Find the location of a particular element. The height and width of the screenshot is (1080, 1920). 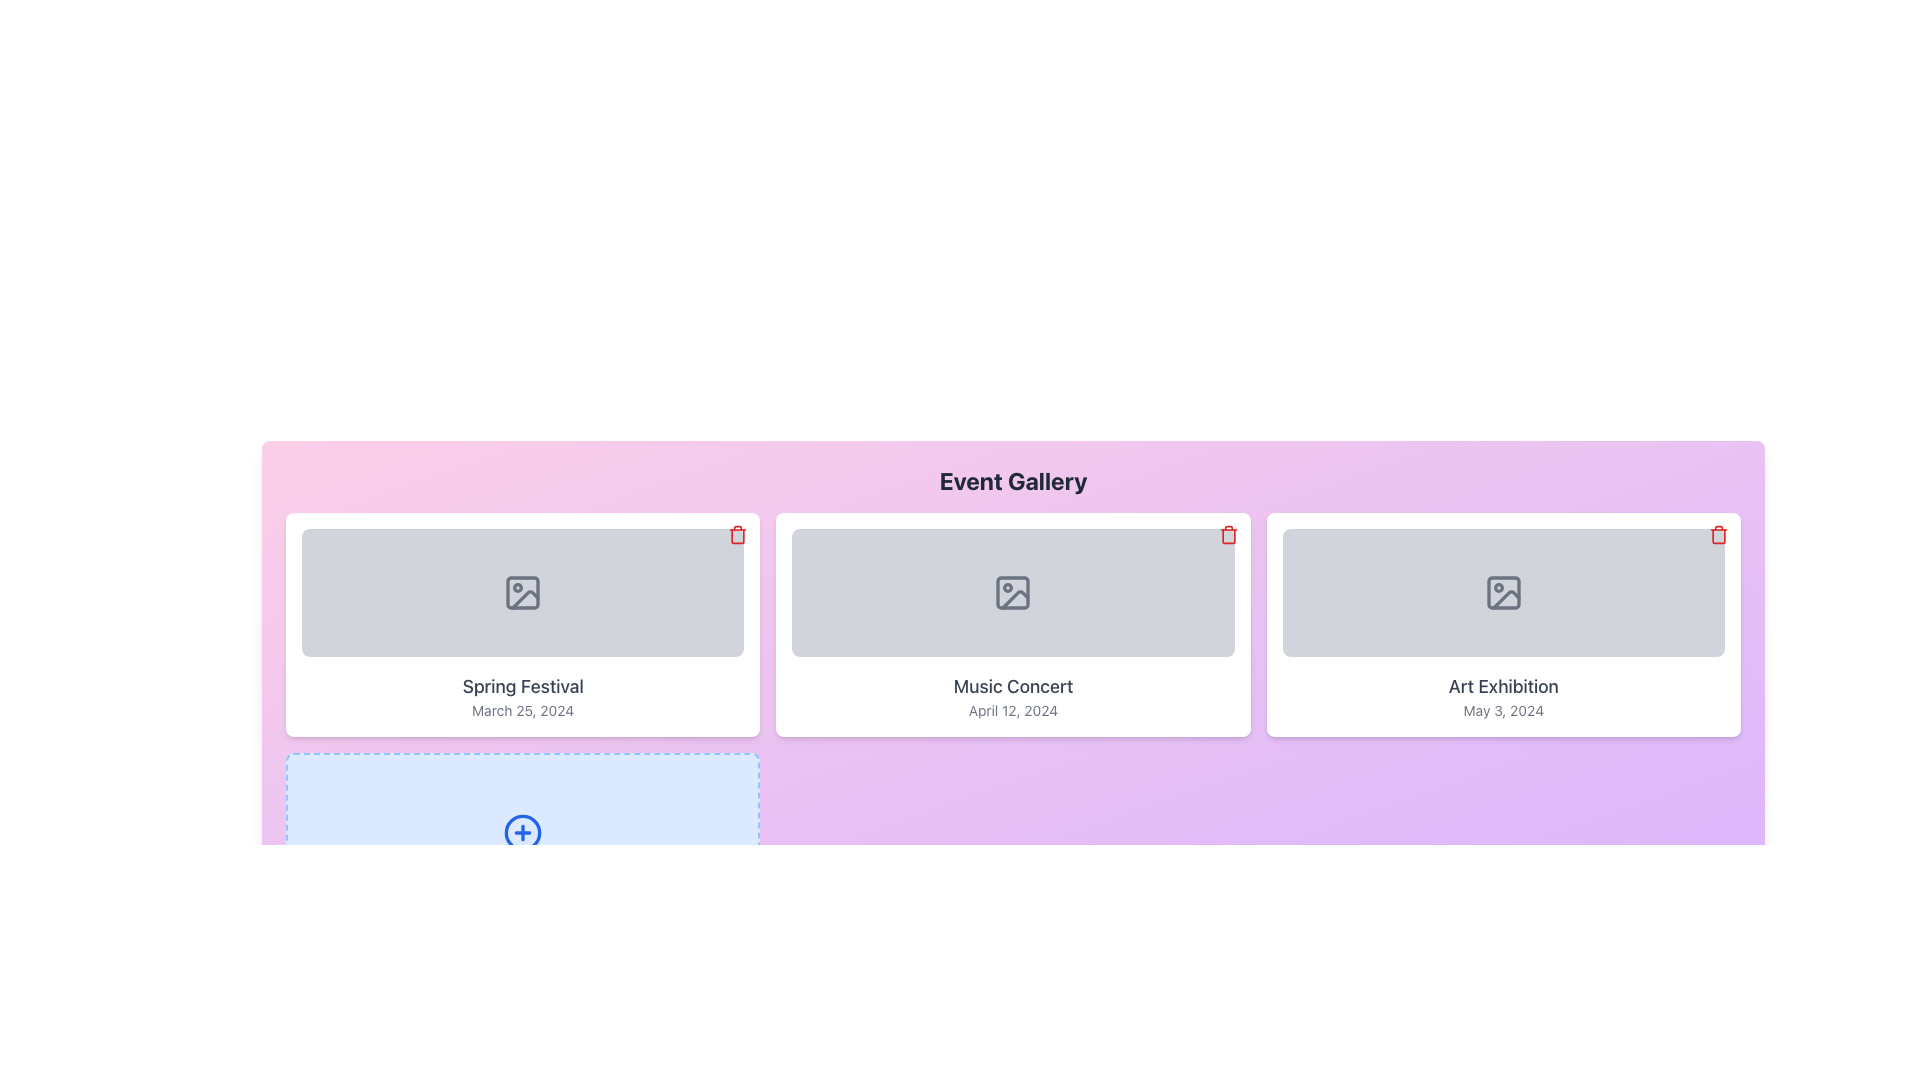

the static text element displaying 'Spring Festival', which is centrally placed within the first card from the left in a row of three cards, positioned below the image placeholder is located at coordinates (523, 685).